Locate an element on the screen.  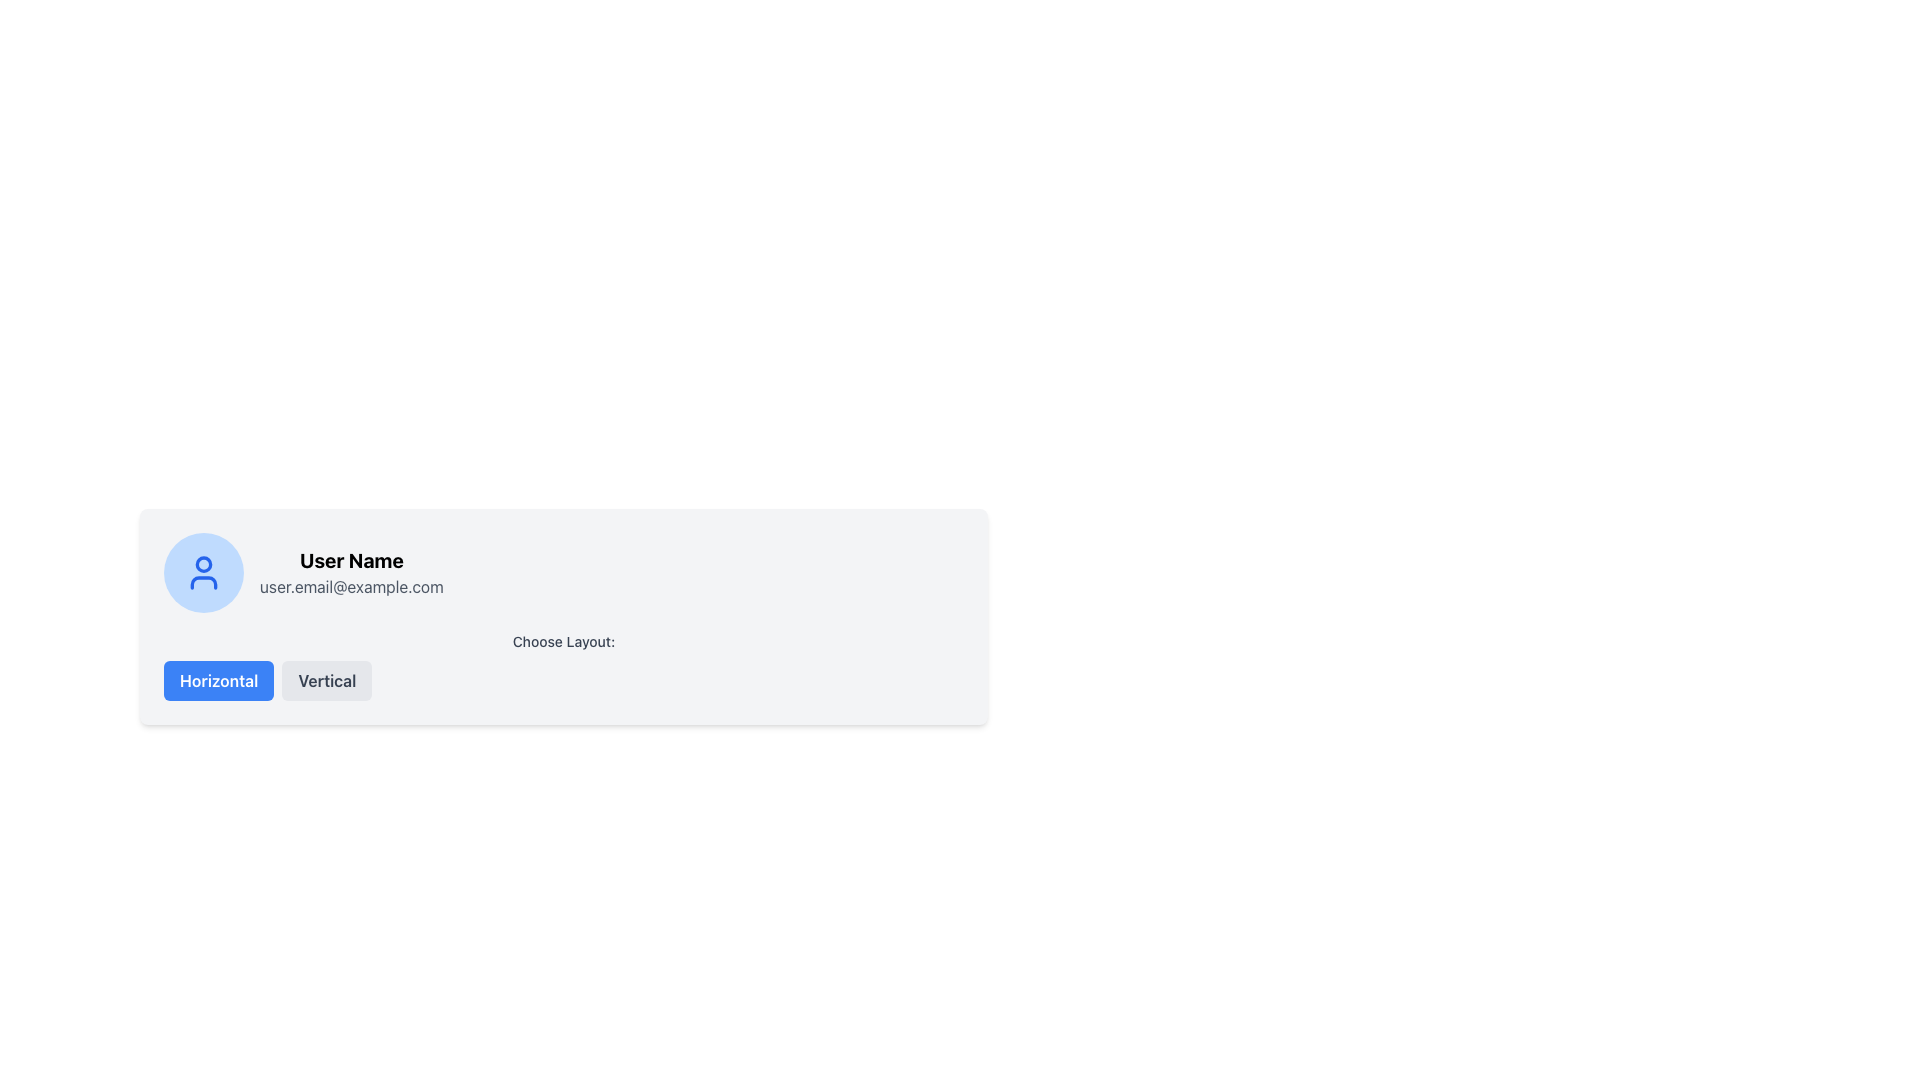
the circular badge styled with a light blue background containing a user icon in dark blue color, which represents a profile. This badge is located at the left-most side of the interface, preceding the username and email address is located at coordinates (203, 573).